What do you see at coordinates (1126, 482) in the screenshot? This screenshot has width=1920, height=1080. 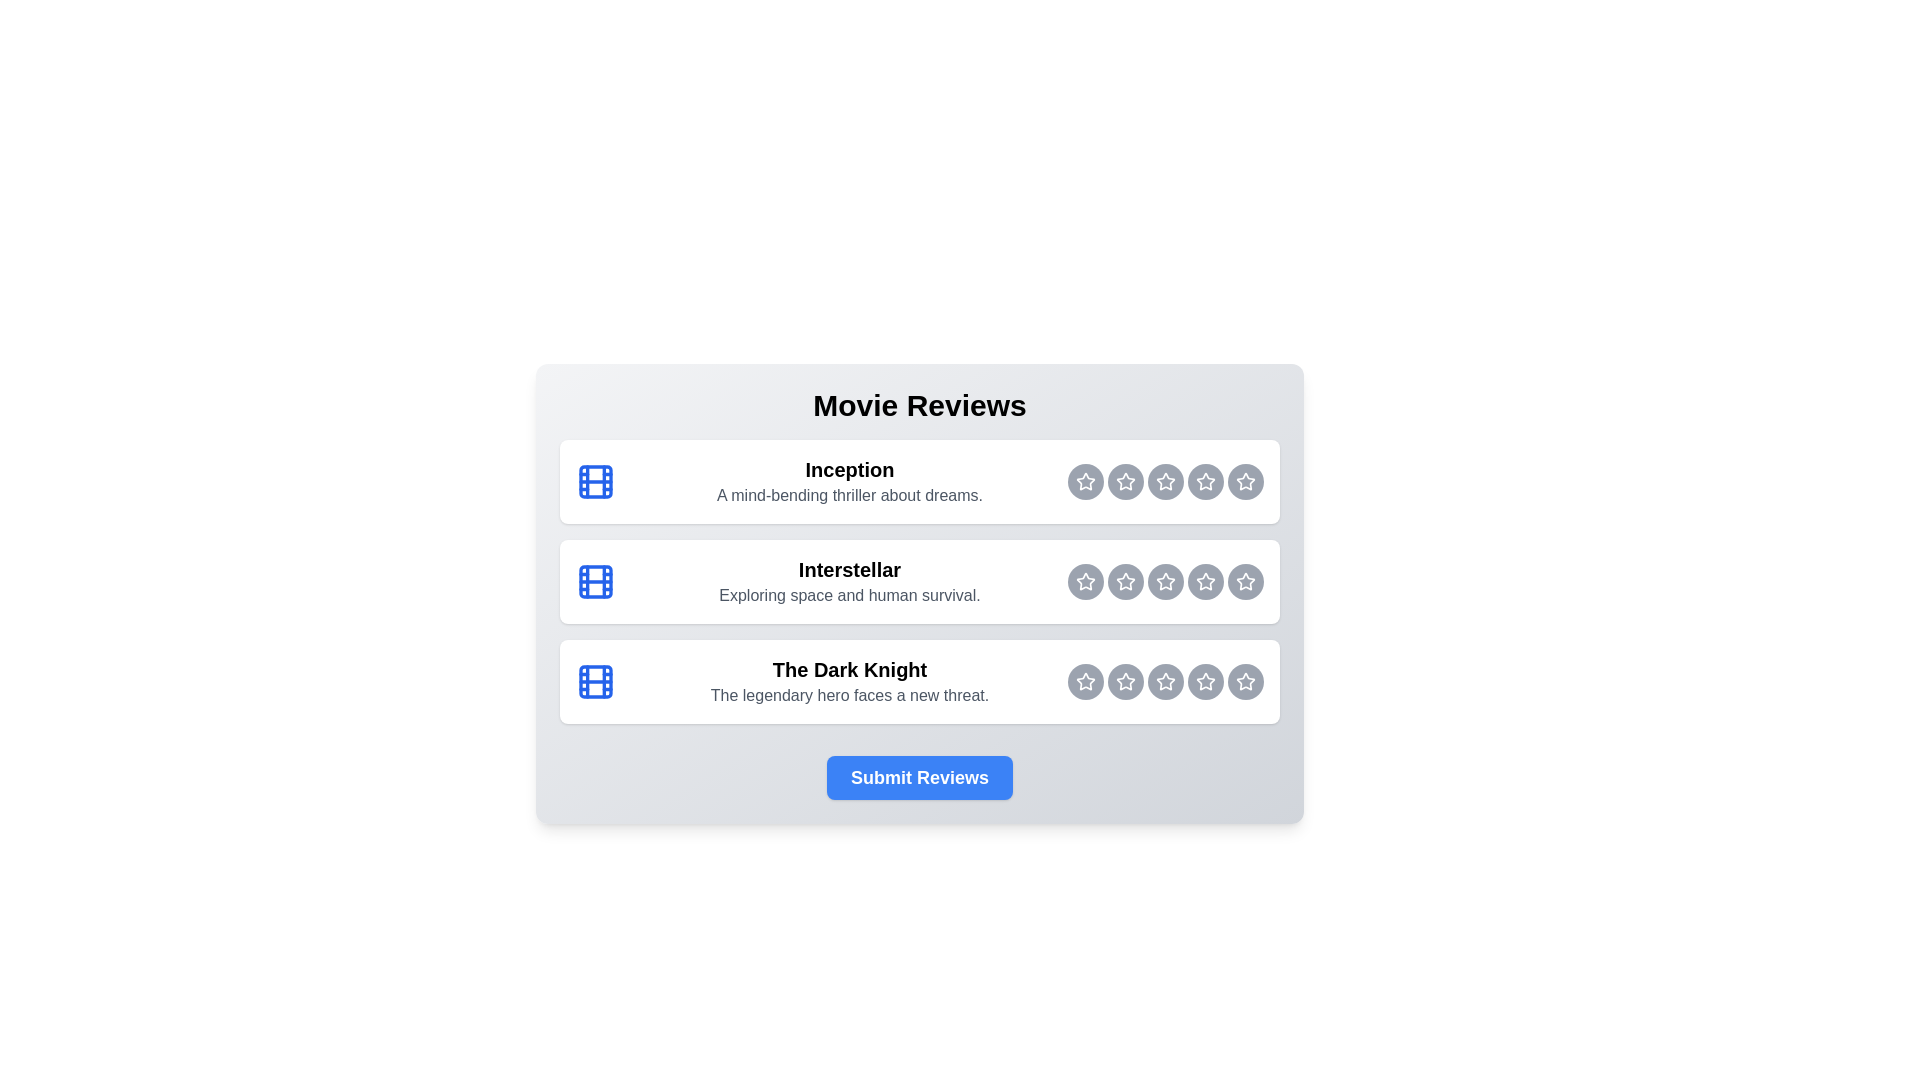 I see `the rating button for Inception at 2 stars` at bounding box center [1126, 482].